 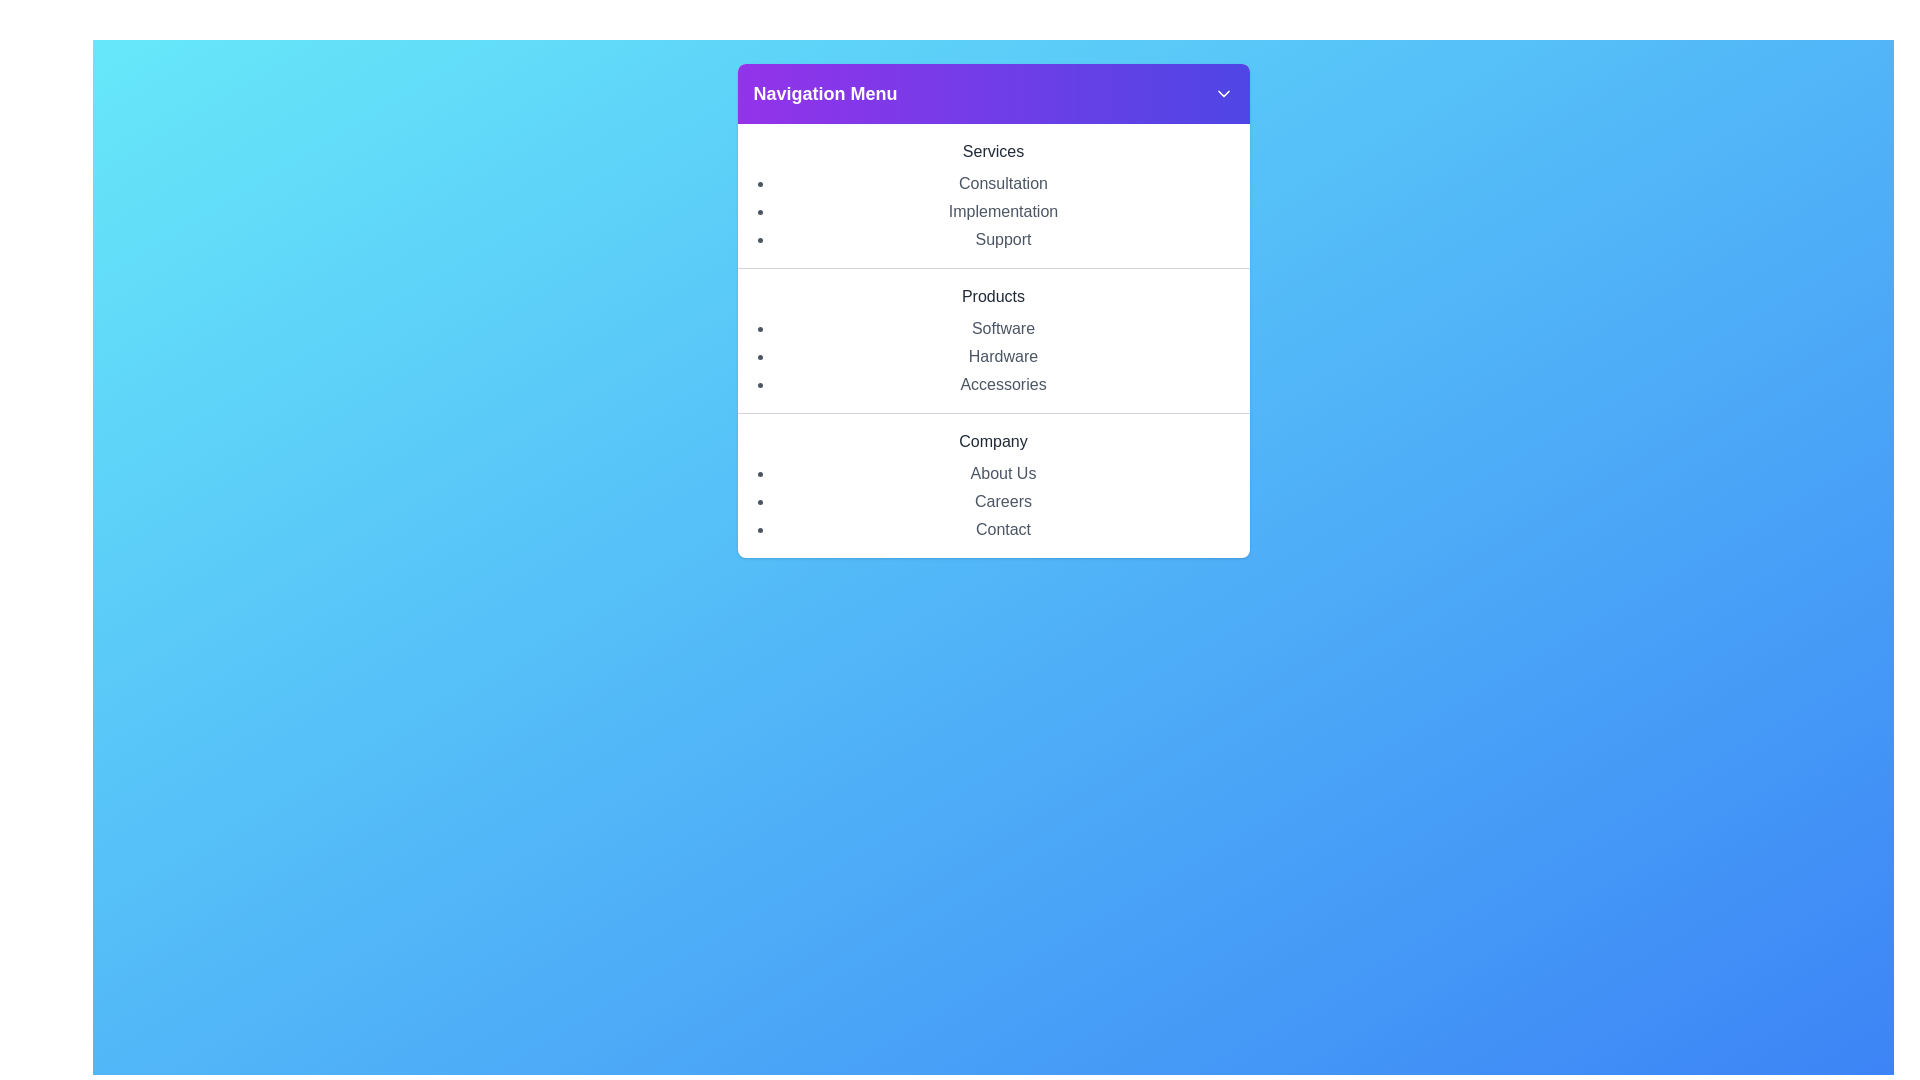 I want to click on the menu option Hardware within the category Products, so click(x=1003, y=356).